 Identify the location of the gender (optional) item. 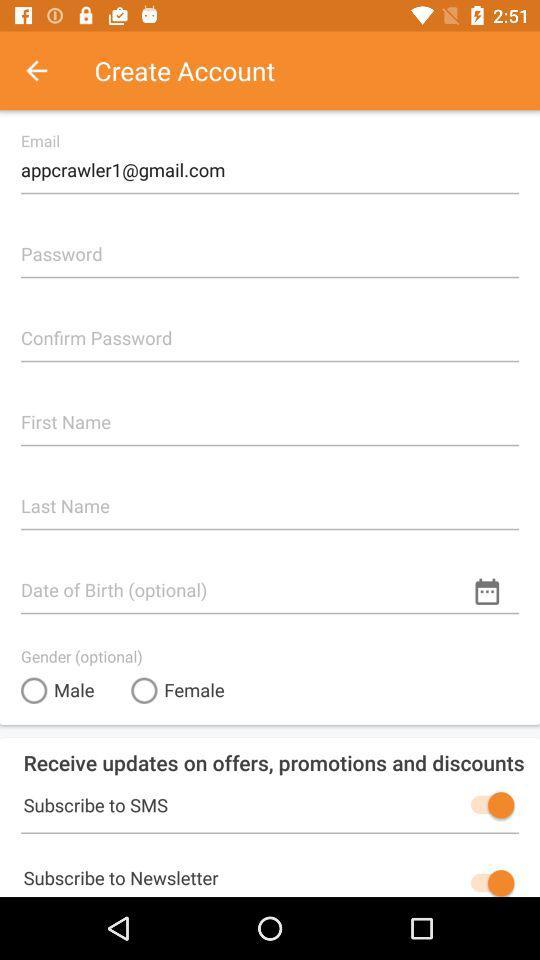
(80, 655).